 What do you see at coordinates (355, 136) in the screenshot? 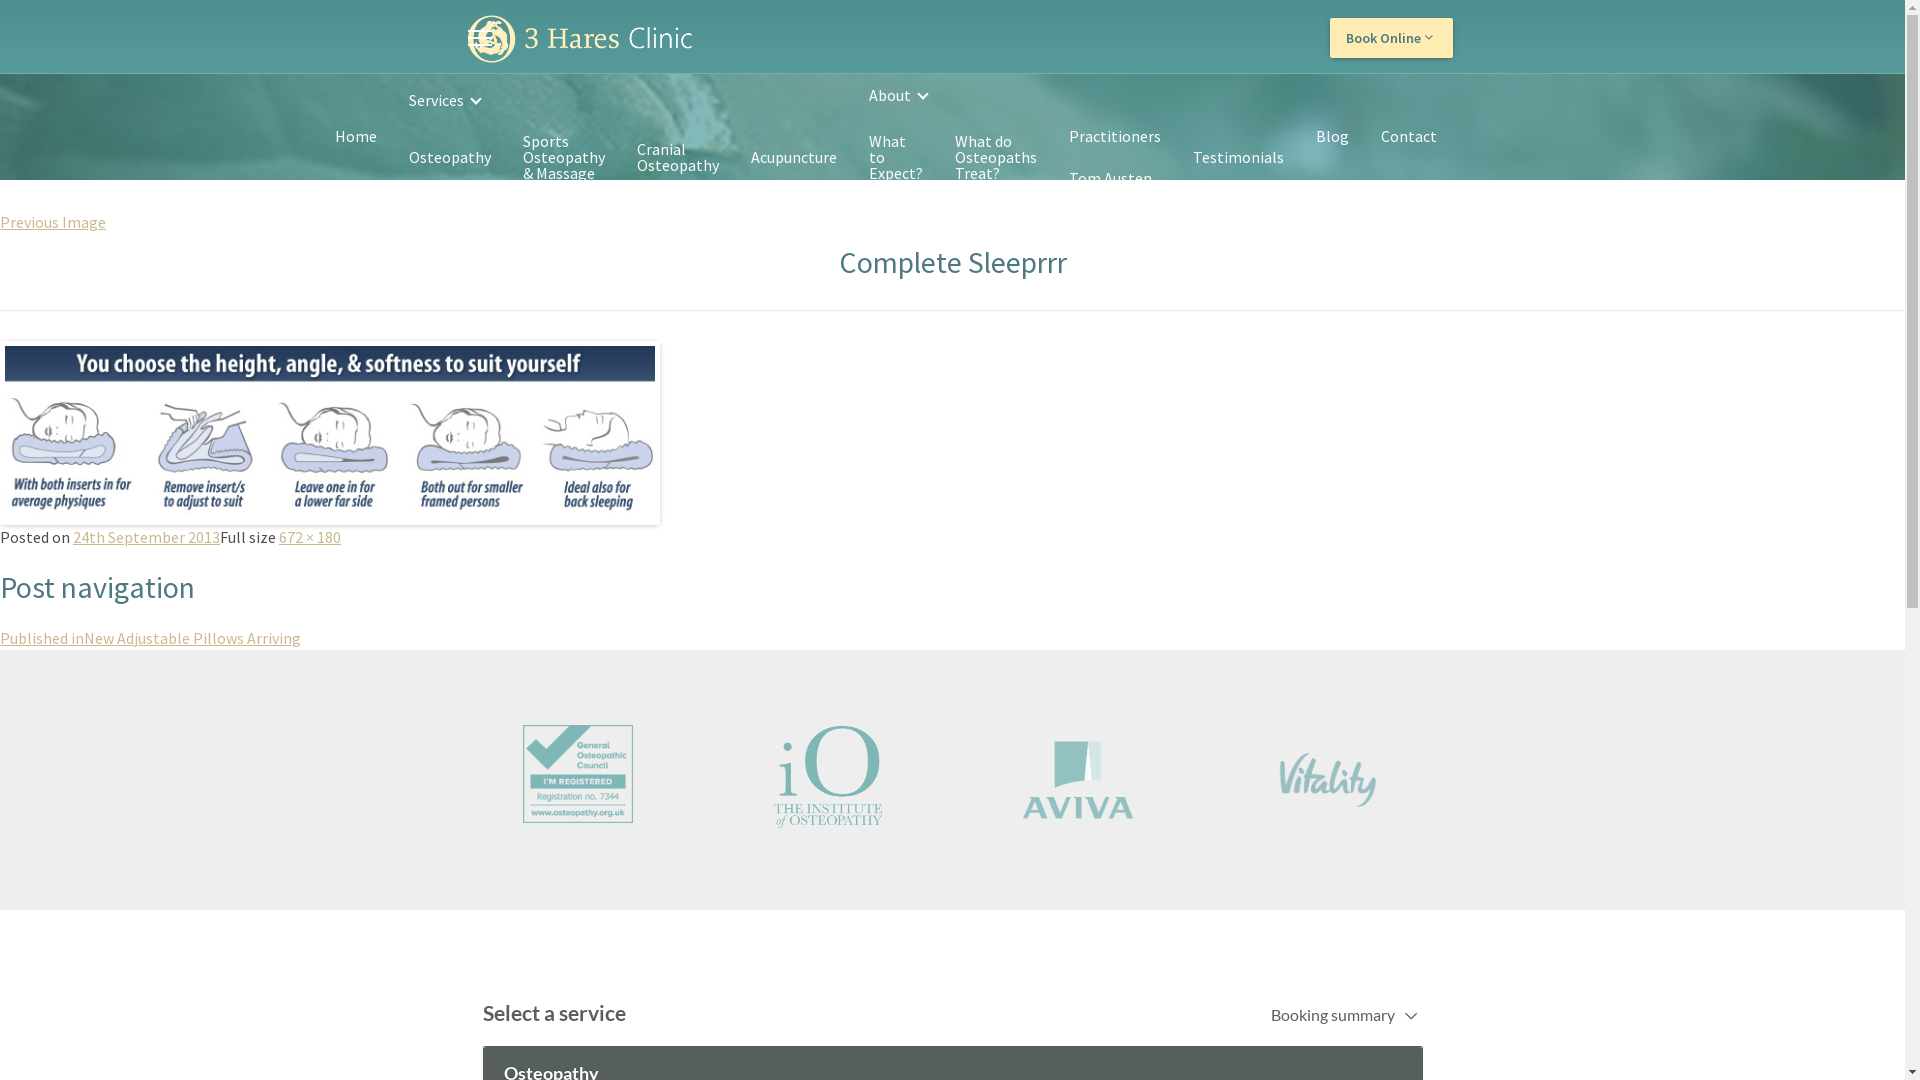
I see `'Home'` at bounding box center [355, 136].